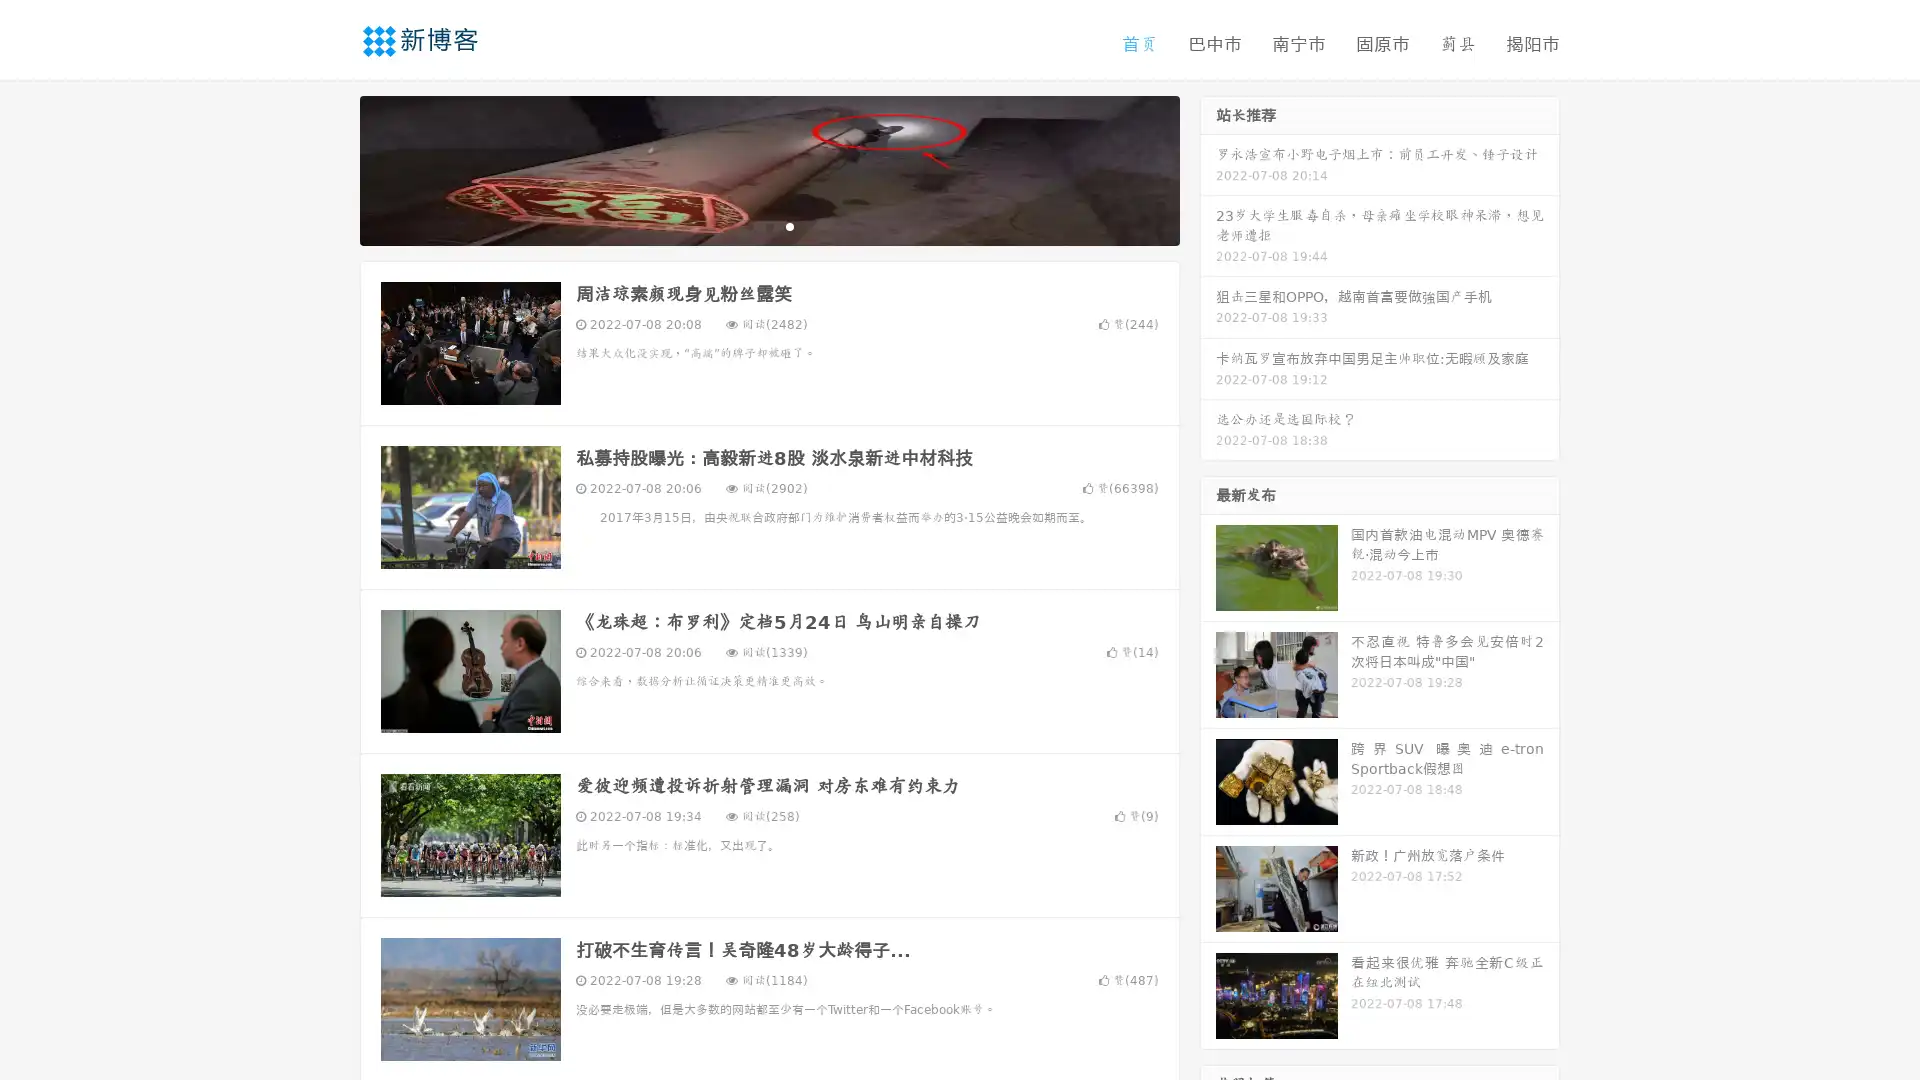 The height and width of the screenshot is (1080, 1920). I want to click on Go to slide 2, so click(768, 225).